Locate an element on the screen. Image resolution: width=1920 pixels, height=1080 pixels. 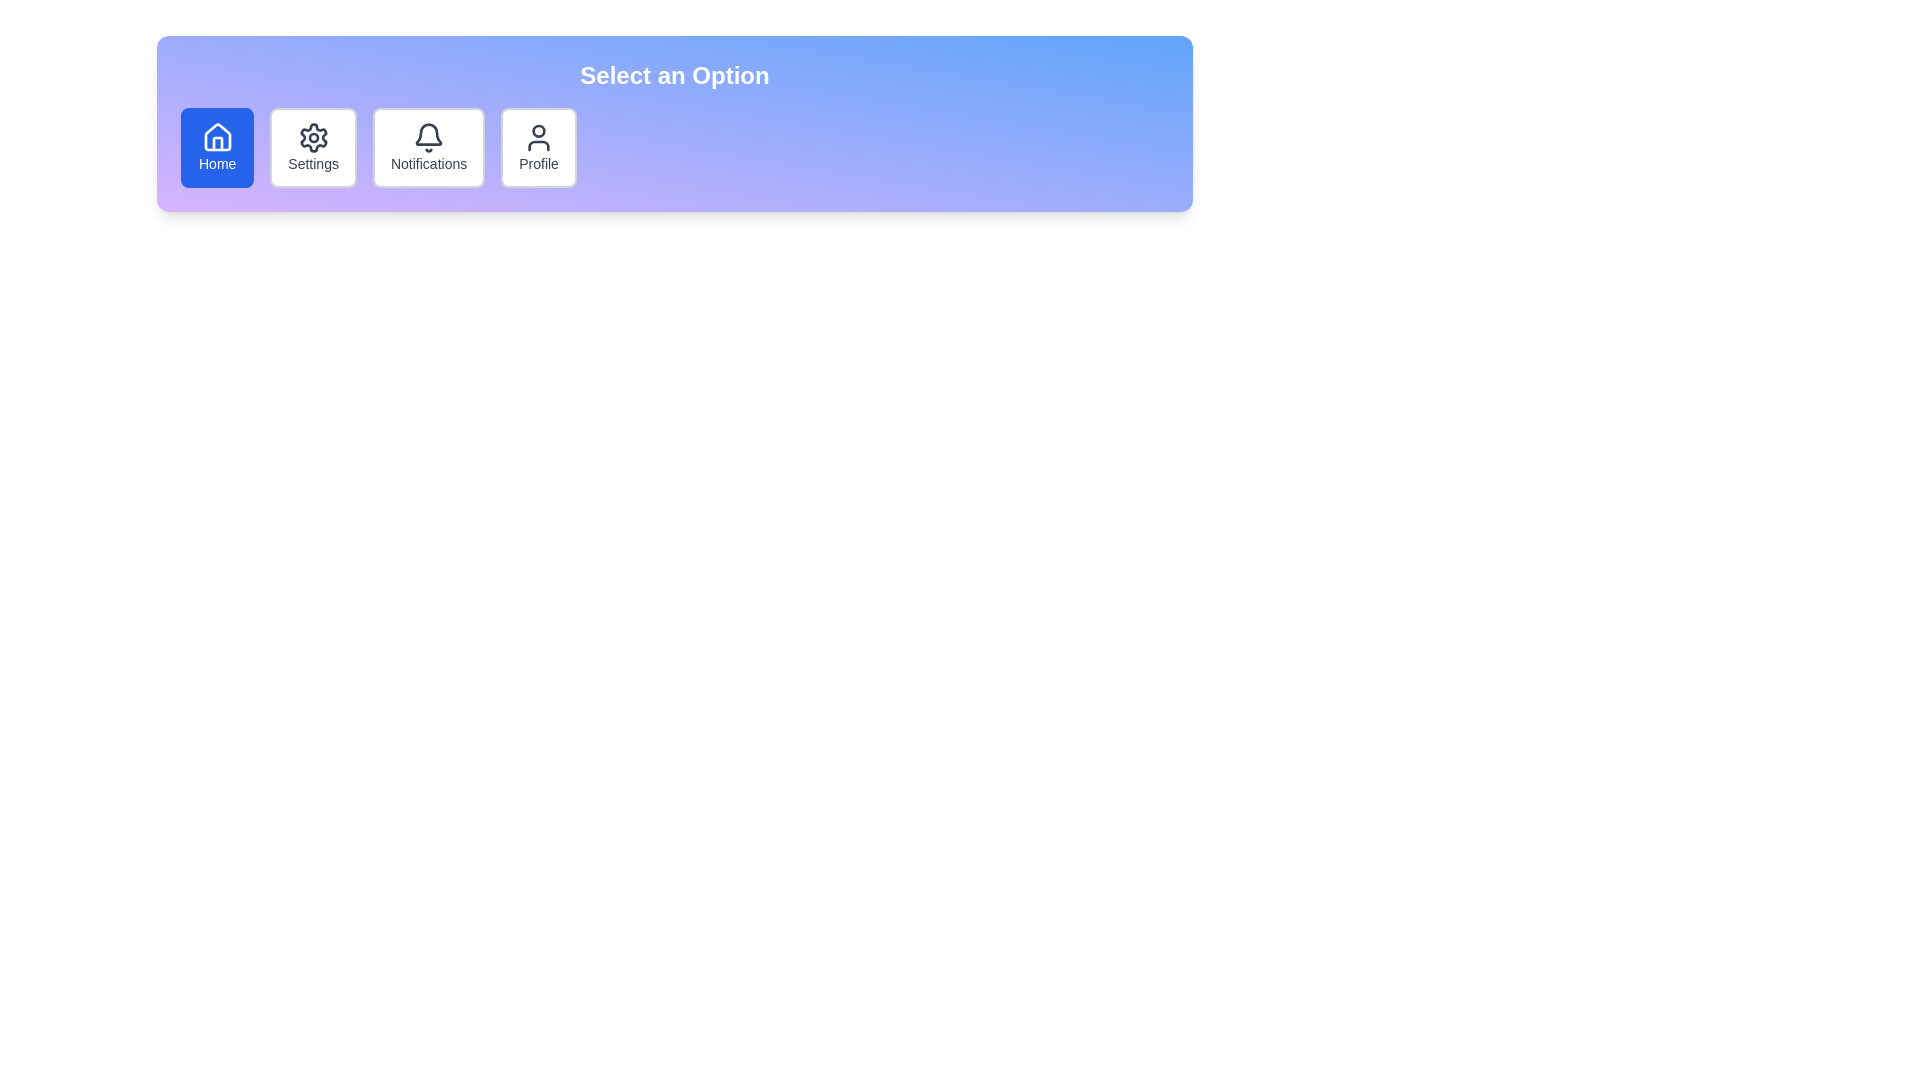
the circular graphic representing the profile icon located in the navigation bar at the top of the interface is located at coordinates (539, 131).